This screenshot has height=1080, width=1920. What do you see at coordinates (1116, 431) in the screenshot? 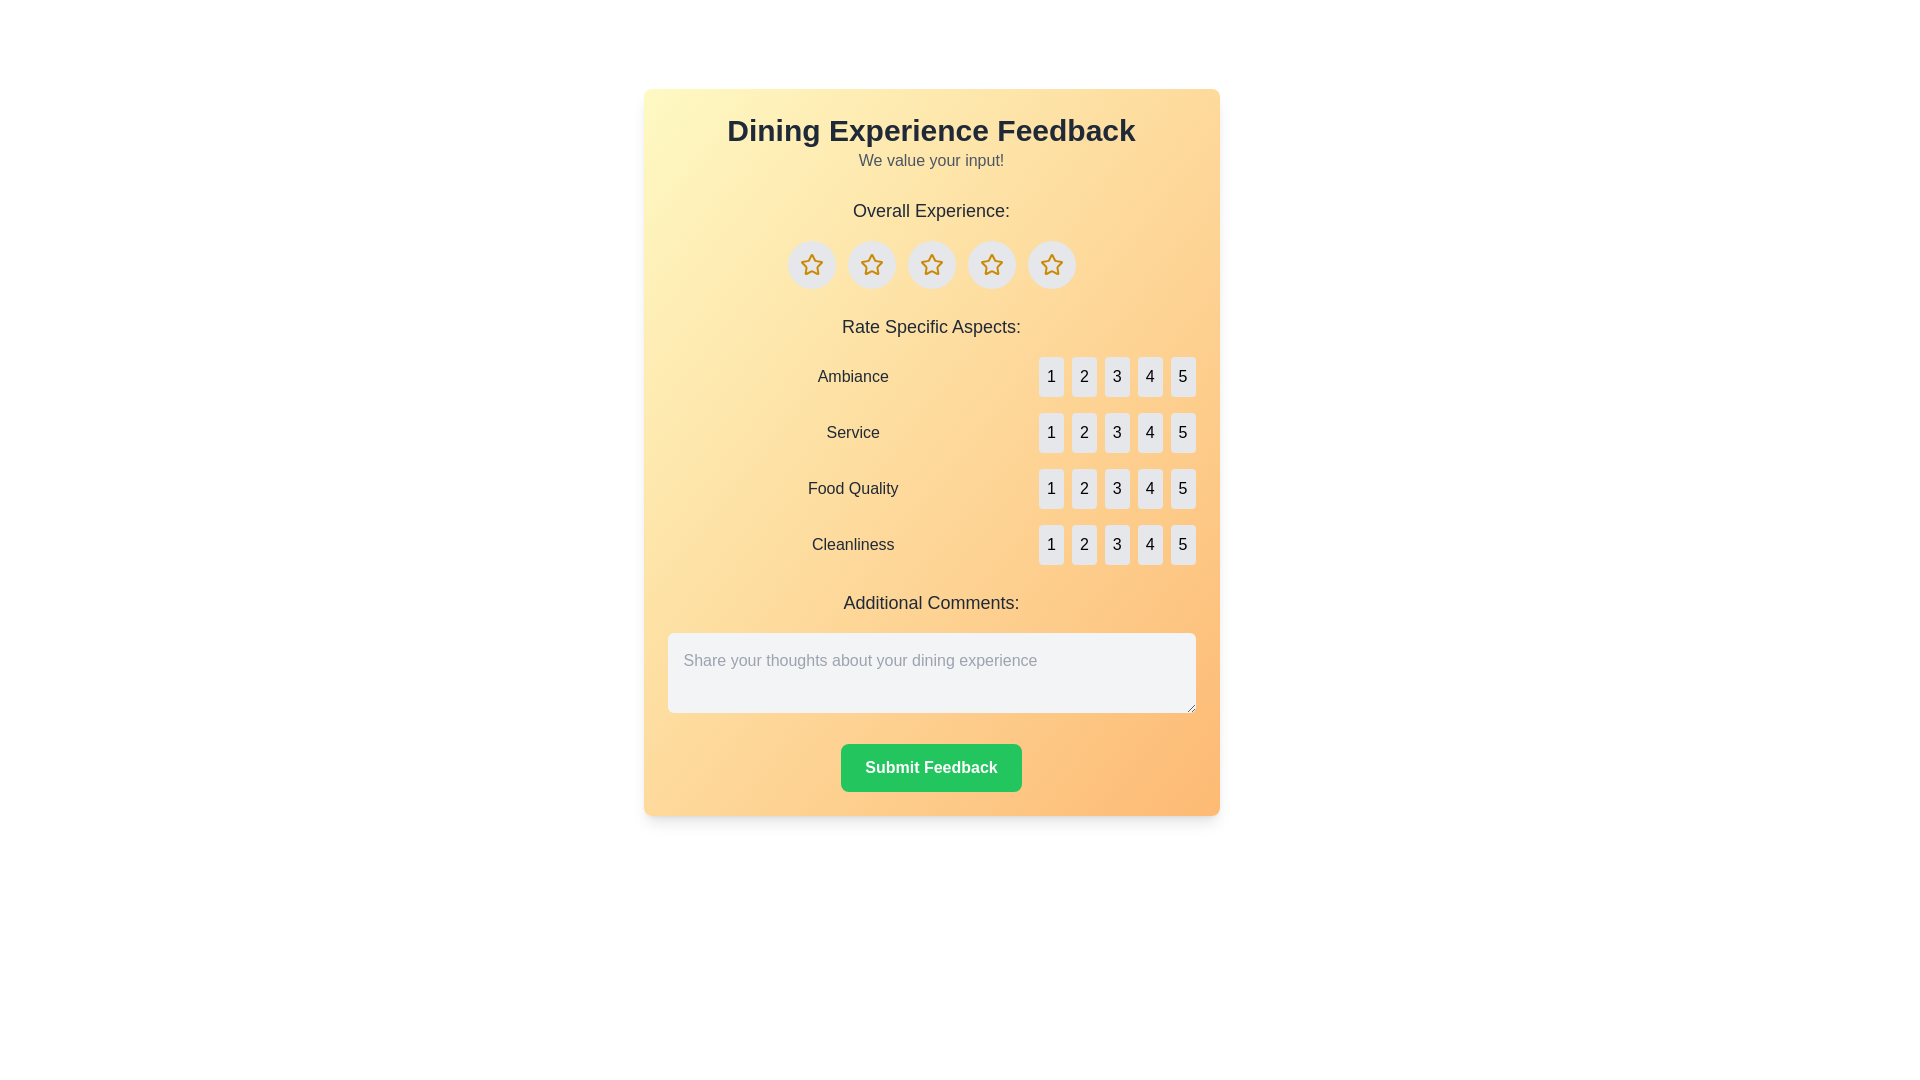
I see `rating button labeled '3' for the 'Service' rating located below the 'Service' label in the 'Rate Specific Aspects' section` at bounding box center [1116, 431].